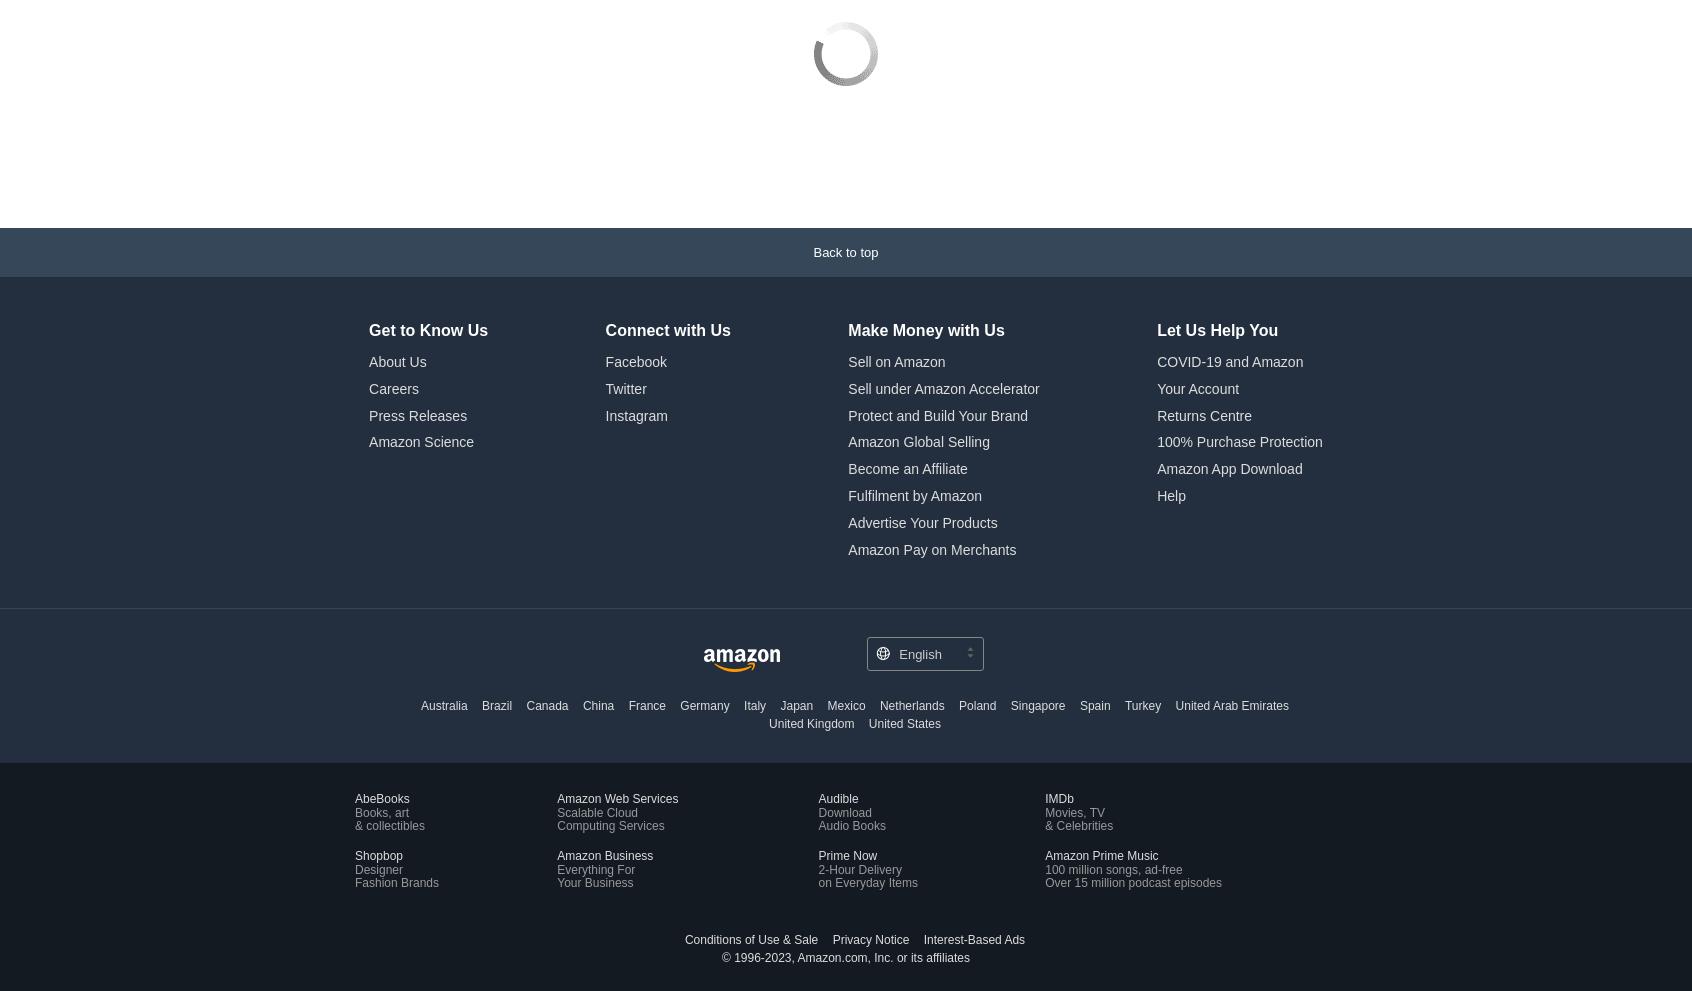 The image size is (1692, 991). Describe the element at coordinates (847, 360) in the screenshot. I see `'Fulfilment by Amazon'` at that location.